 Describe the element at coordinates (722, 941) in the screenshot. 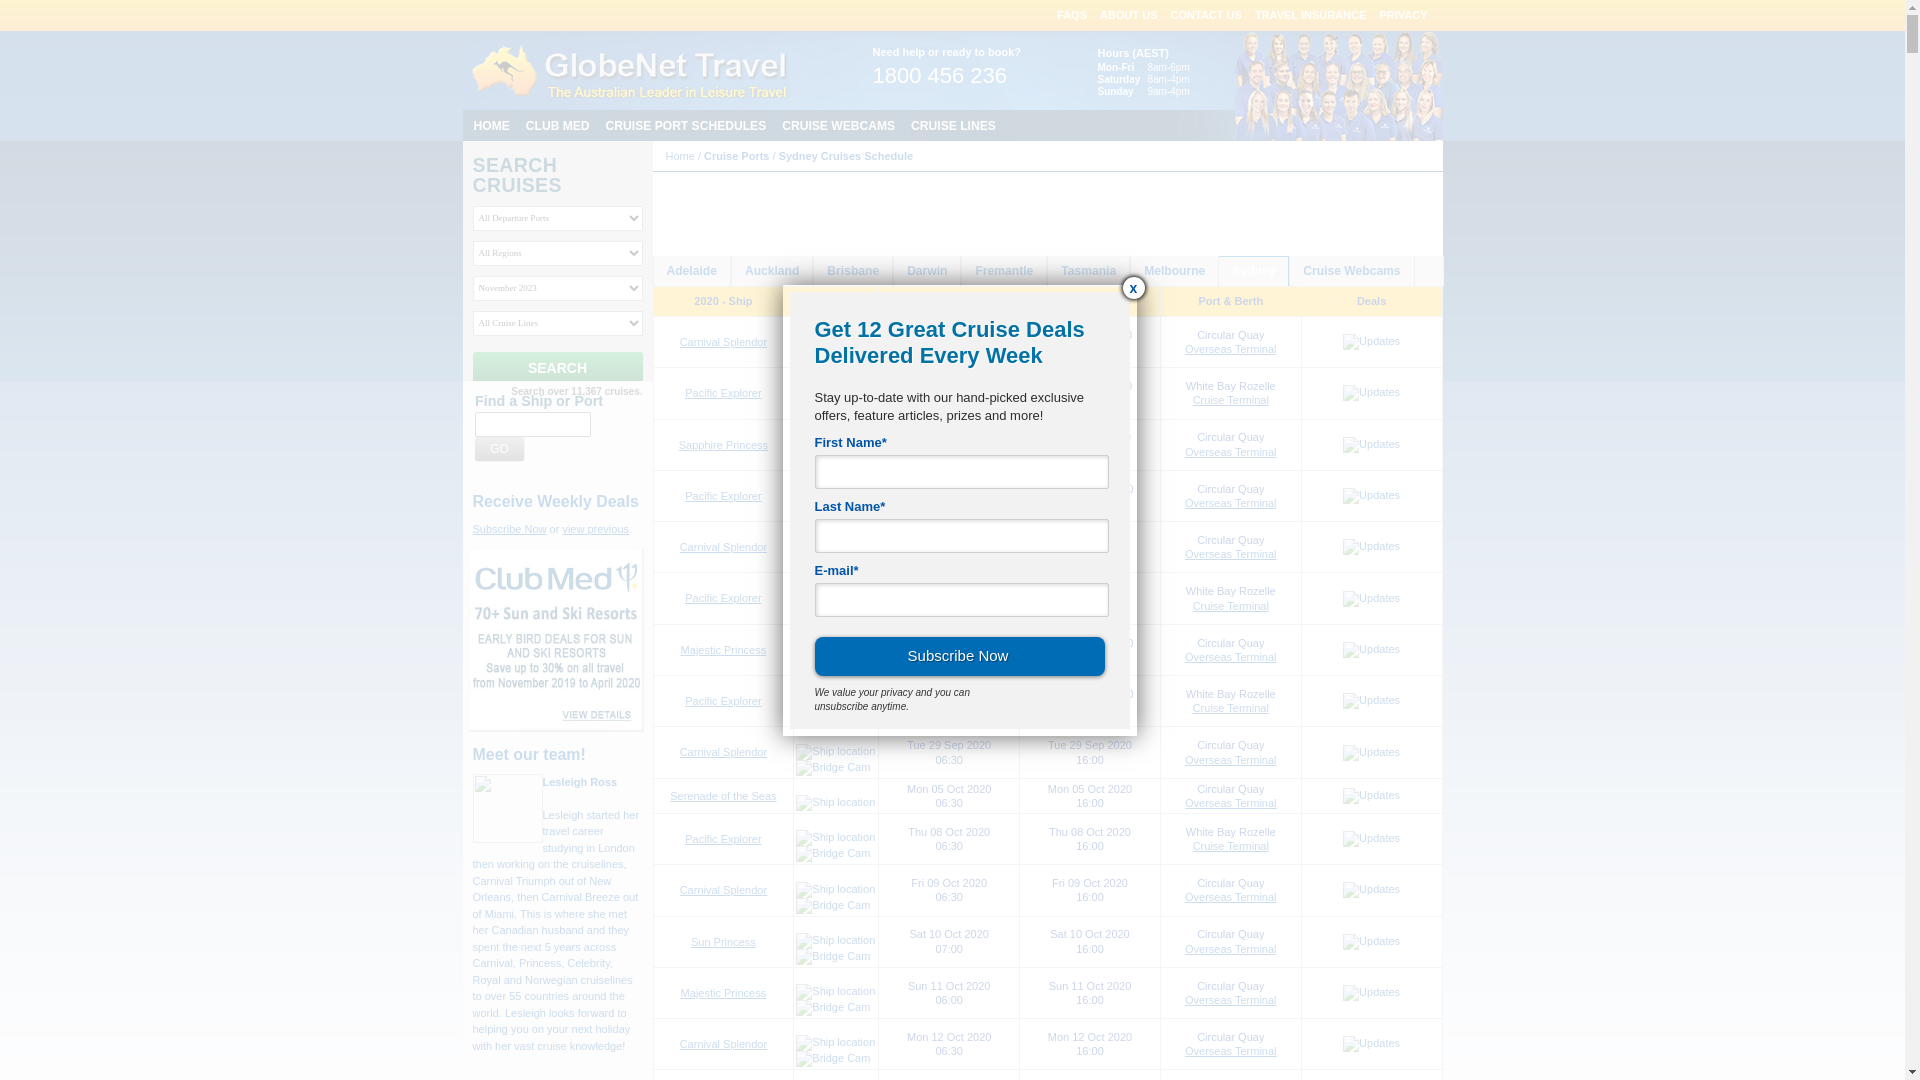

I see `'Sun Princess'` at that location.